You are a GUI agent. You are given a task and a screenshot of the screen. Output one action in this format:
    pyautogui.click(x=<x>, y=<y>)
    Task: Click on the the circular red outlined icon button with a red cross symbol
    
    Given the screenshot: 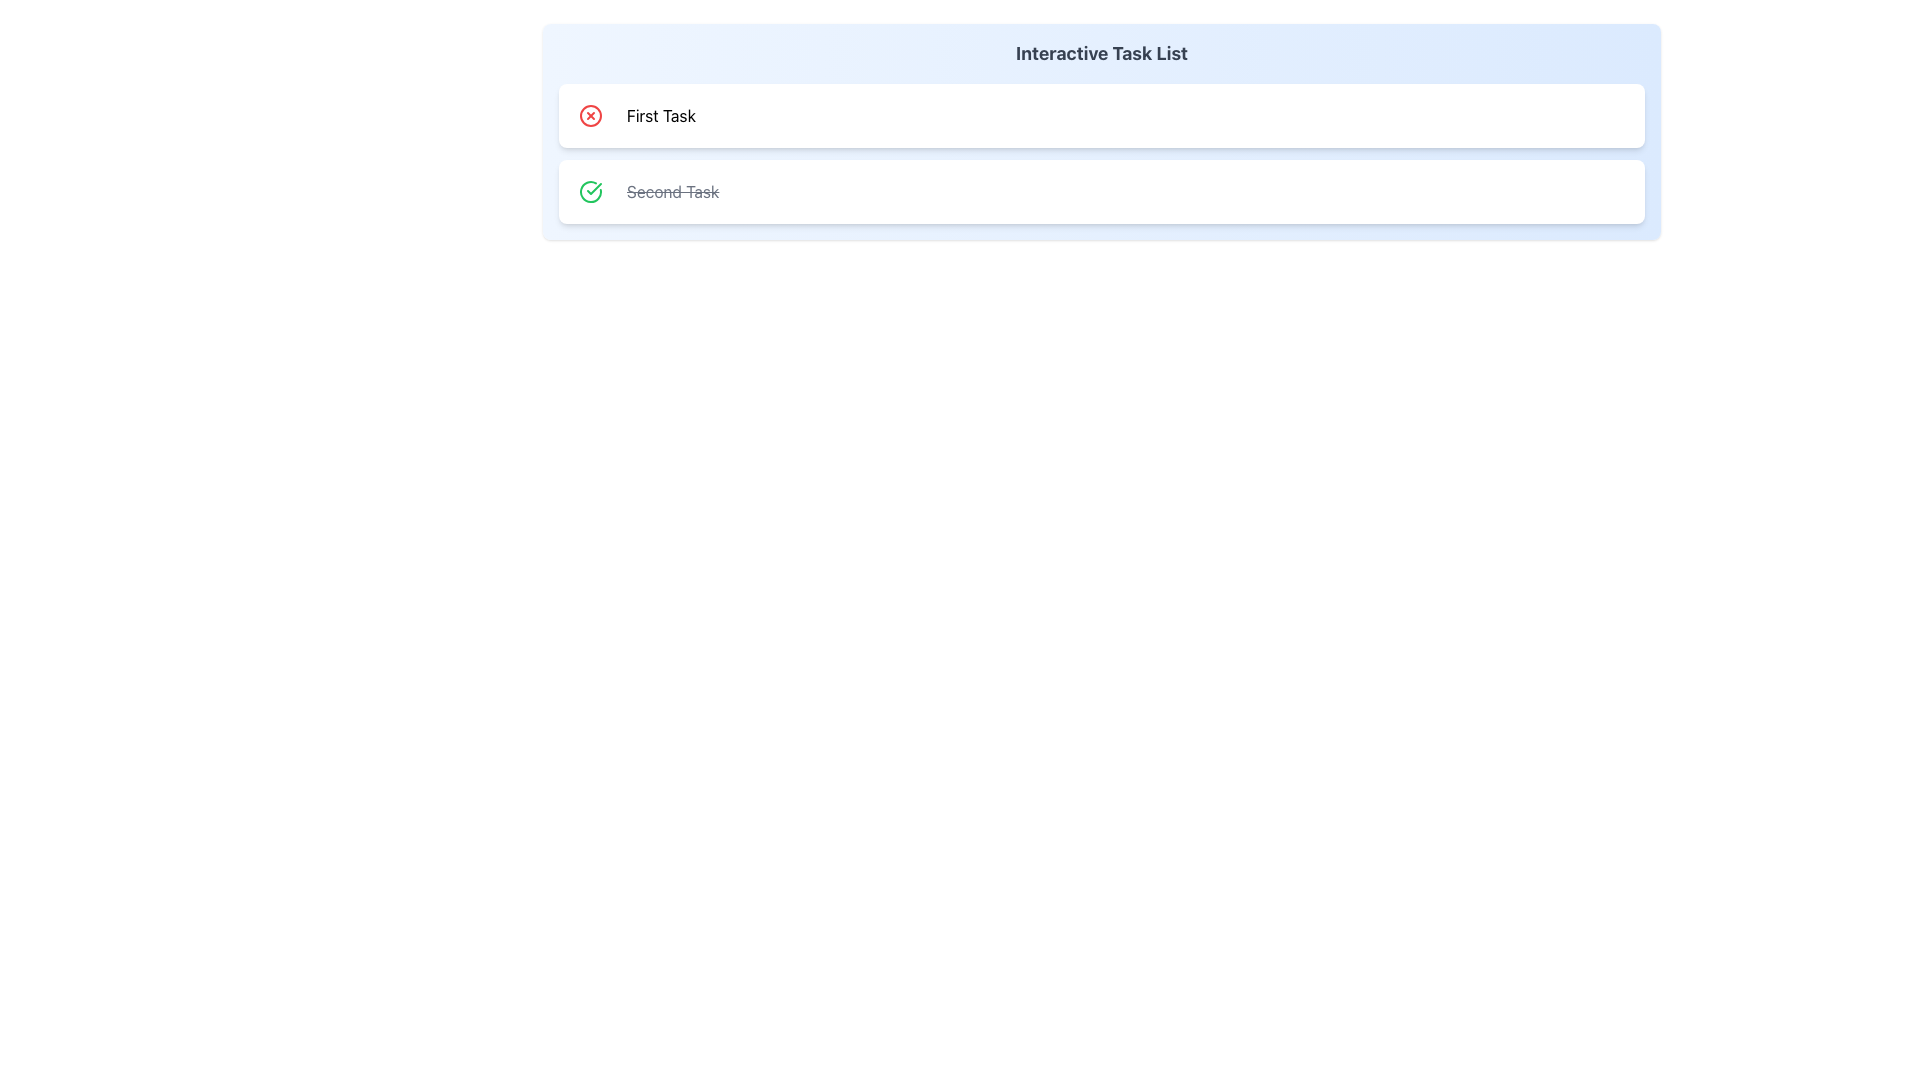 What is the action you would take?
    pyautogui.click(x=589, y=115)
    